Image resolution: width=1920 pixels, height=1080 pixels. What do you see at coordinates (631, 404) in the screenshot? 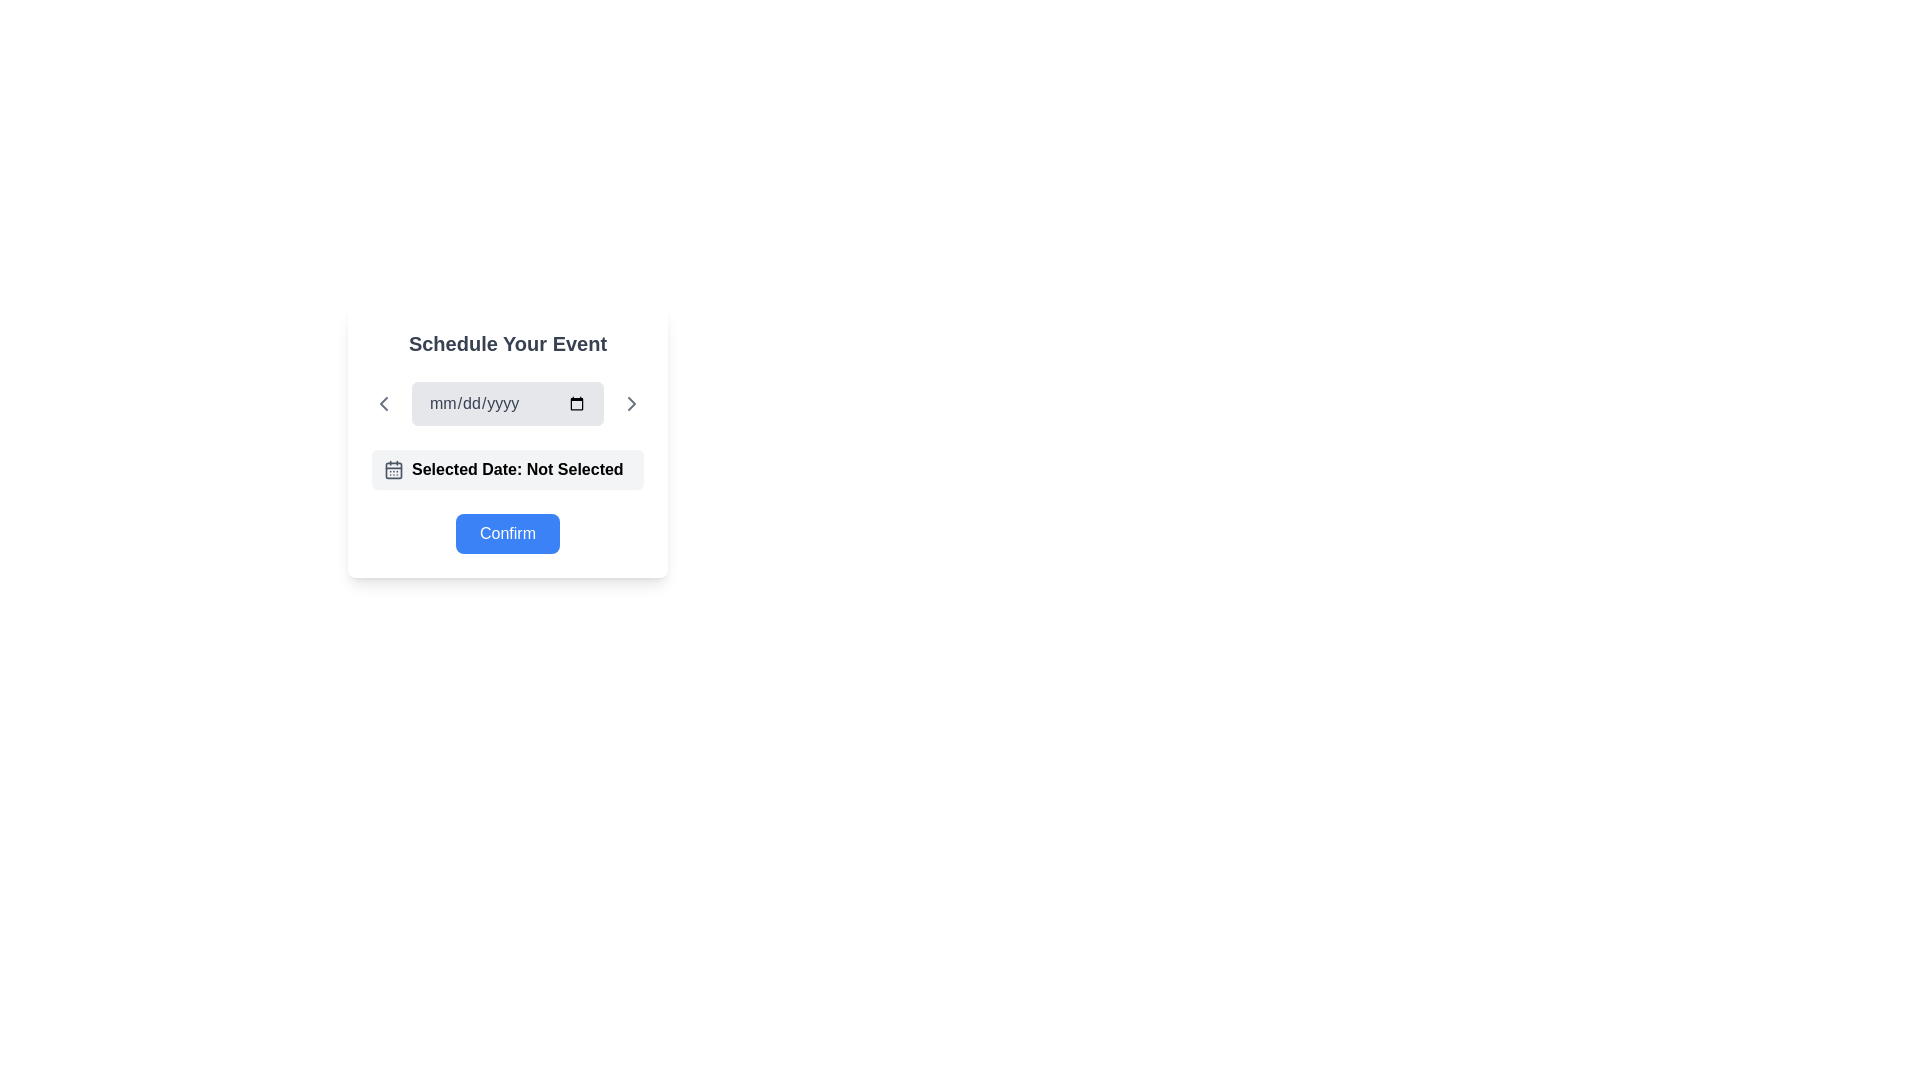
I see `the right-pointing arrow icon next to the date input box under the 'Schedule Your Event' section` at bounding box center [631, 404].